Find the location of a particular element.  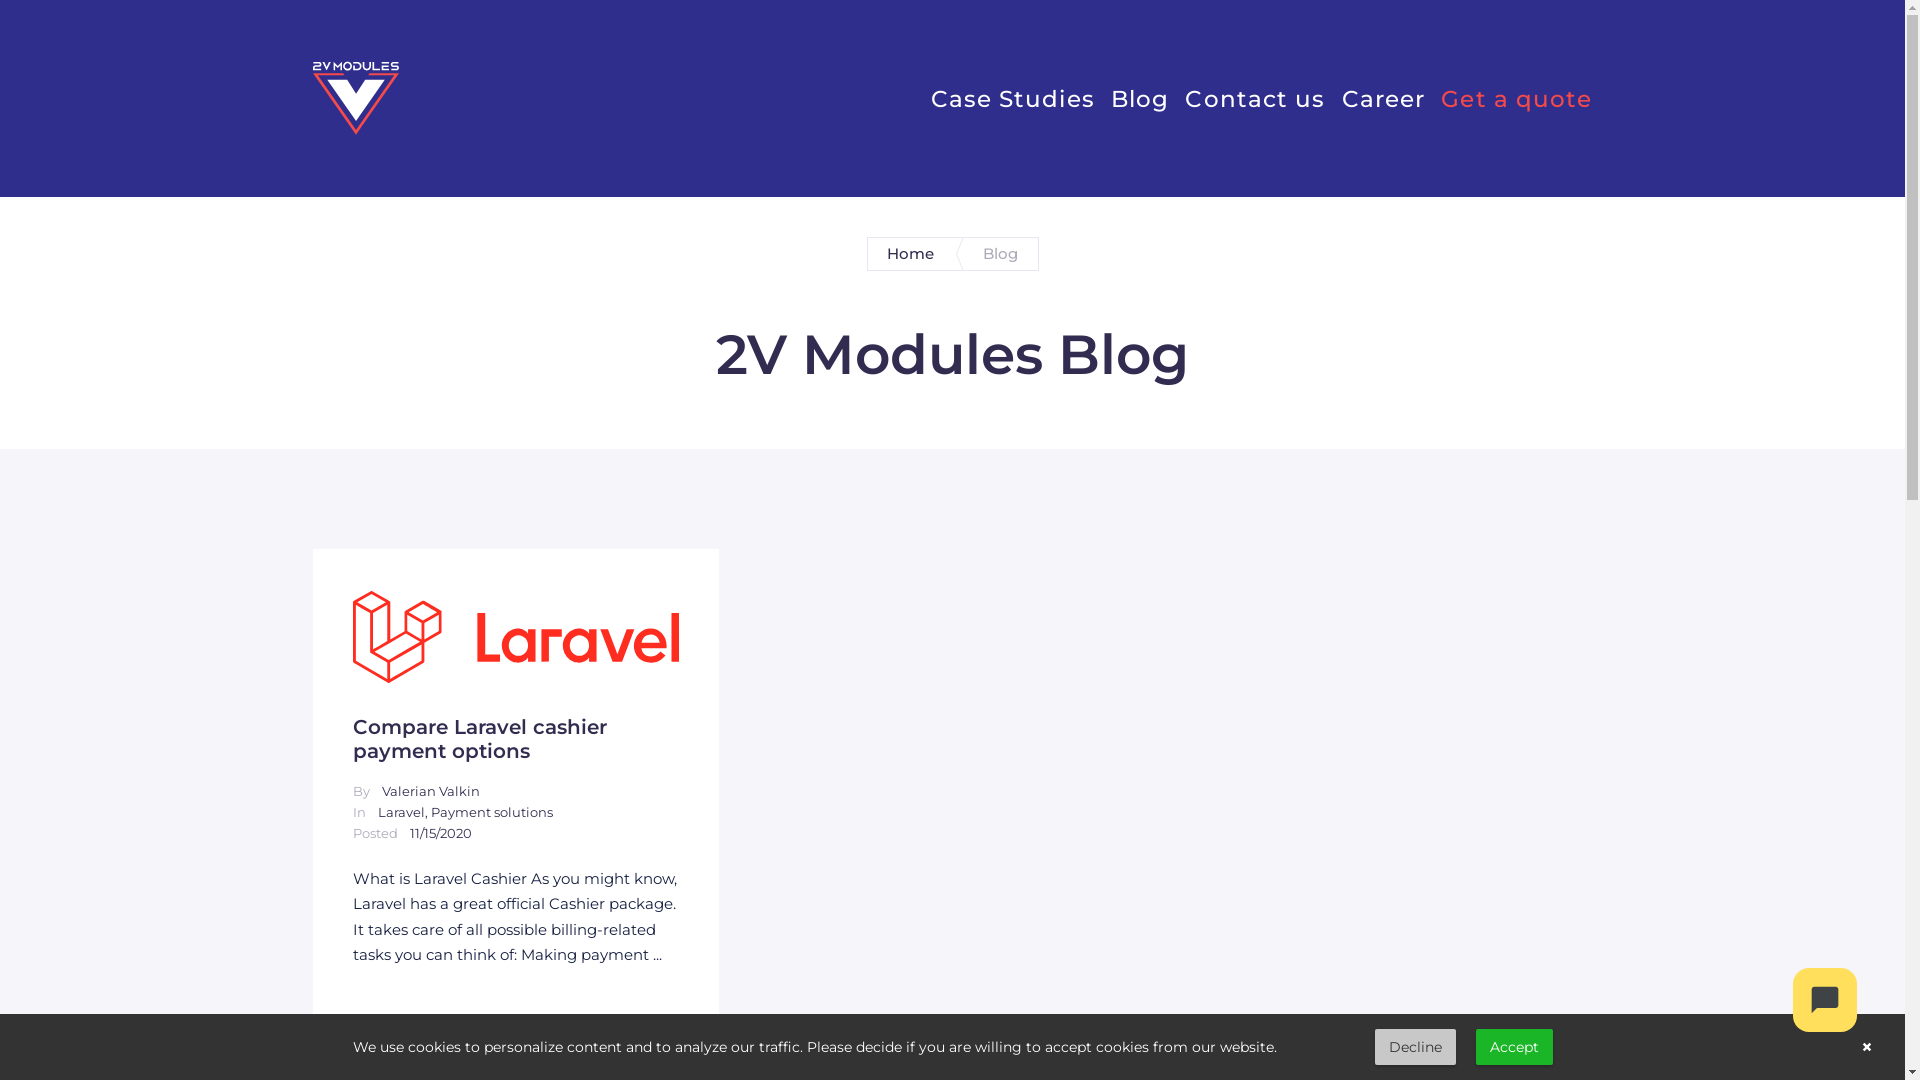

'Case Studies' is located at coordinates (1012, 97).